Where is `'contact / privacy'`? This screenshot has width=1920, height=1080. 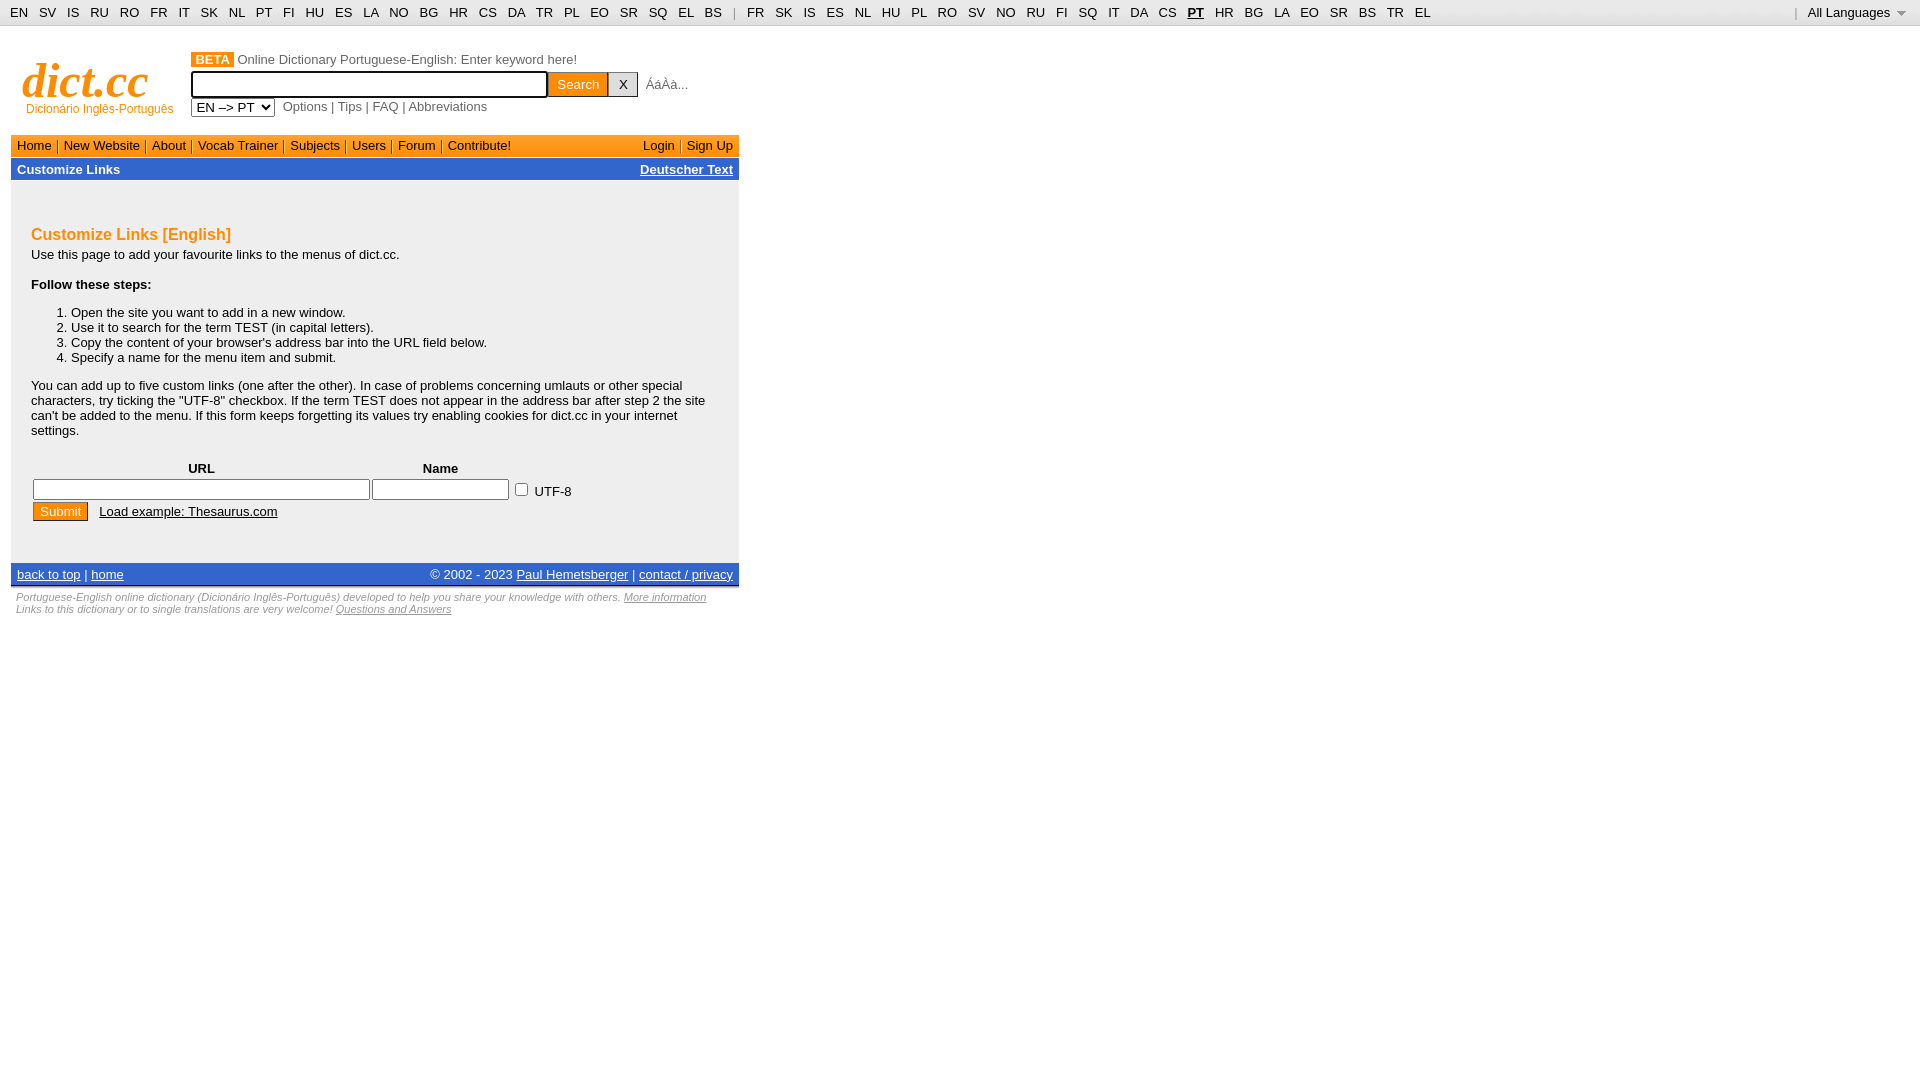 'contact / privacy' is located at coordinates (686, 573).